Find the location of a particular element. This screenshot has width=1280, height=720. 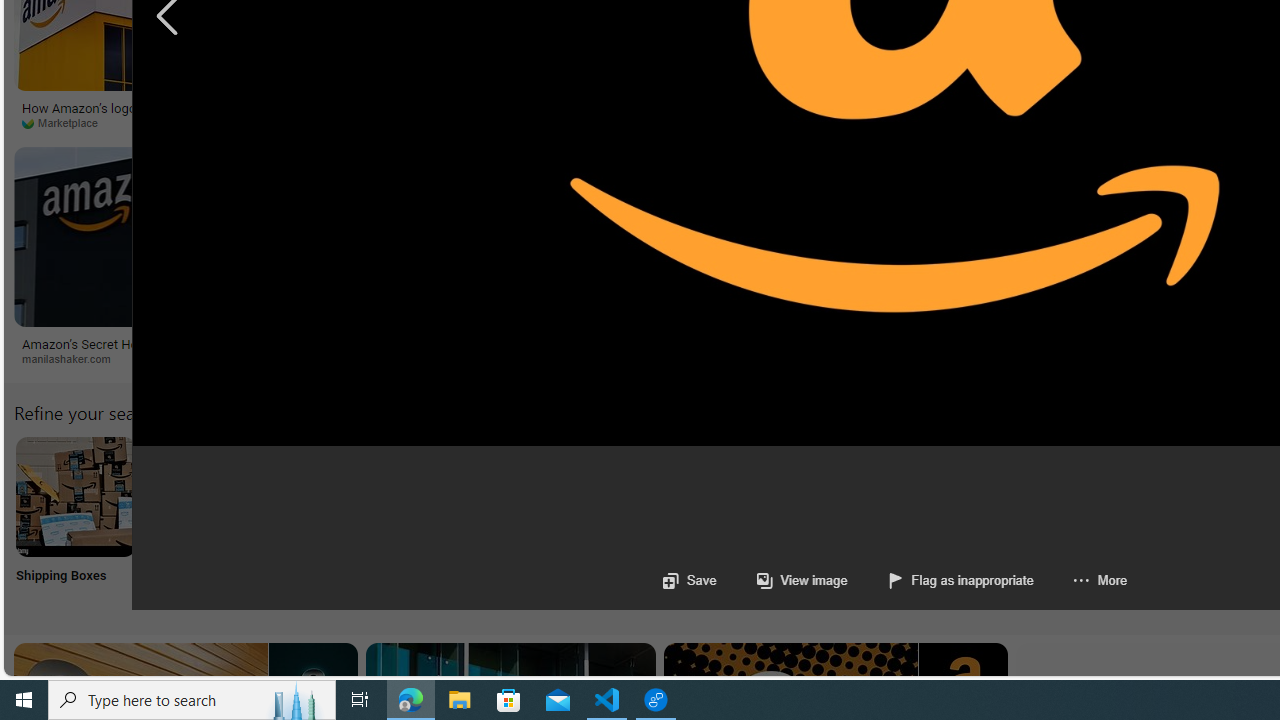

'Flag as inappropriate' is located at coordinates (960, 580).